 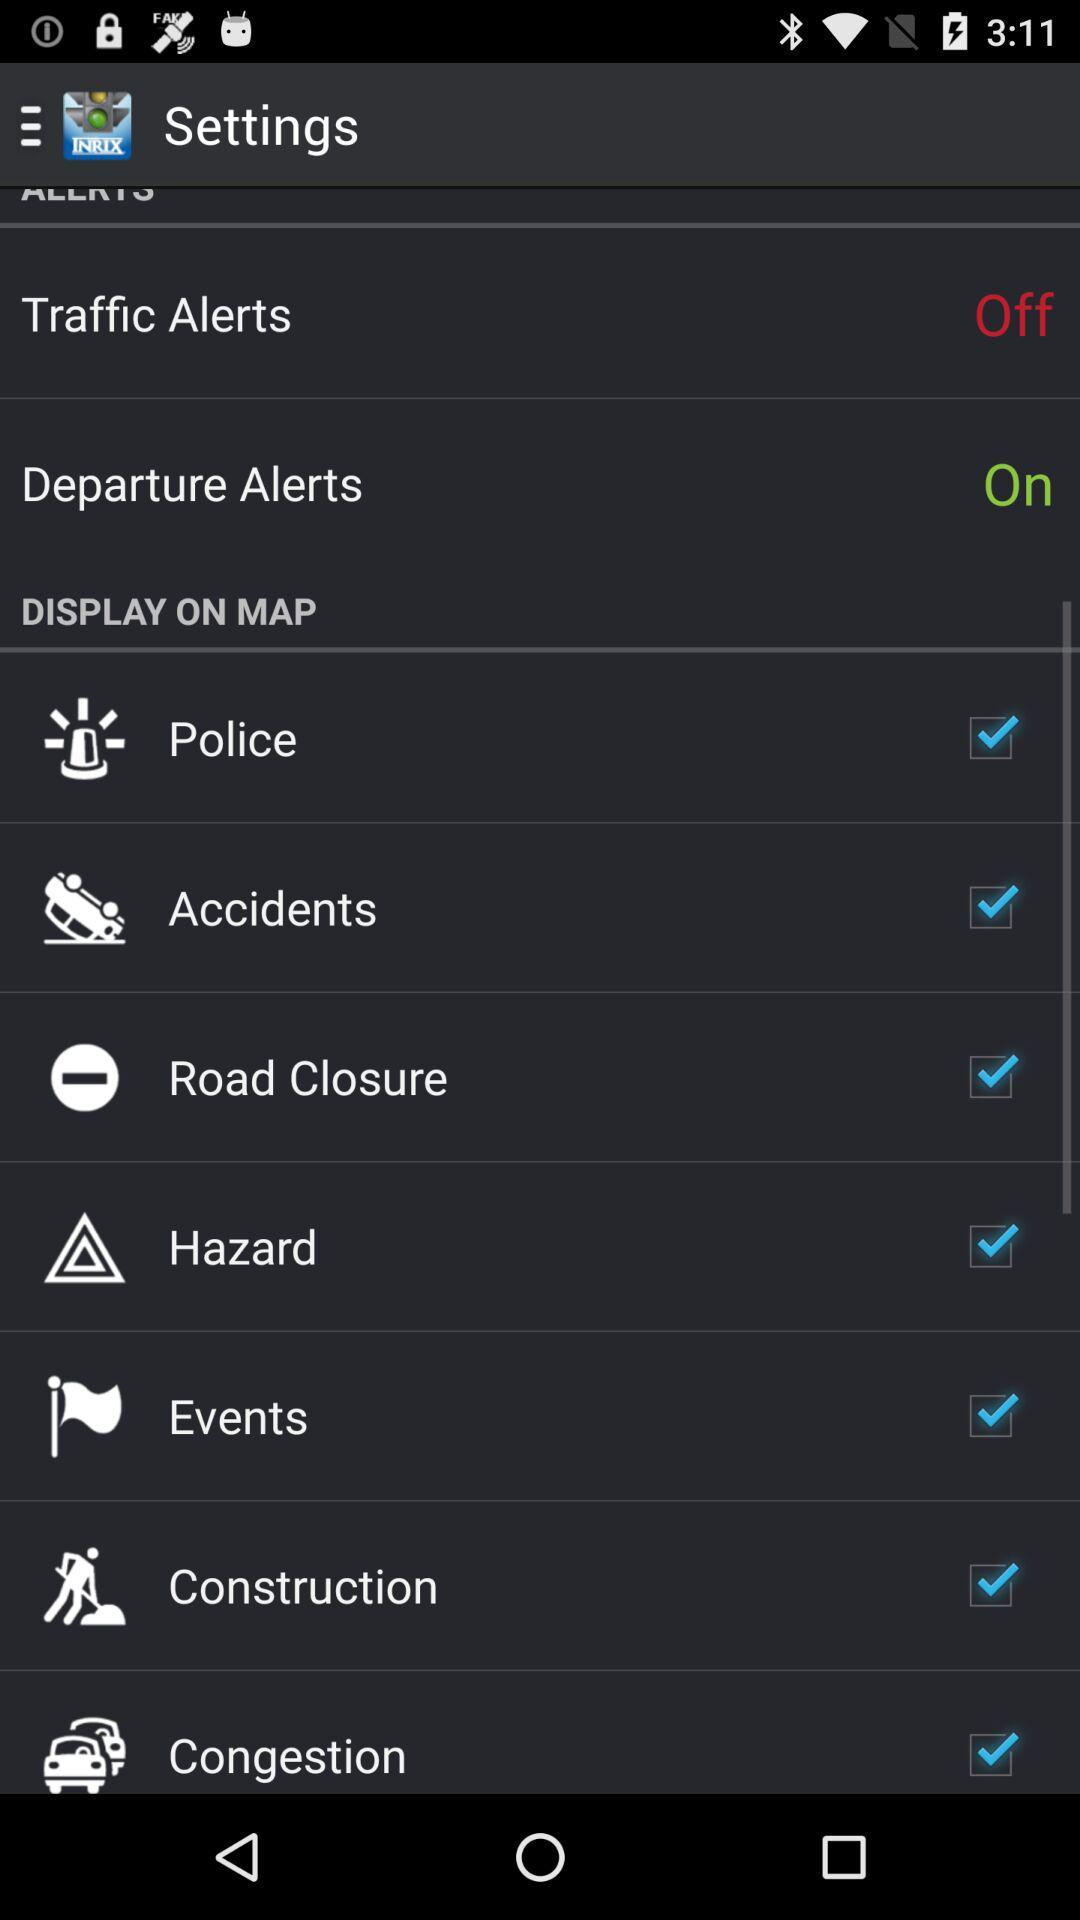 What do you see at coordinates (303, 1584) in the screenshot?
I see `construction icon` at bounding box center [303, 1584].